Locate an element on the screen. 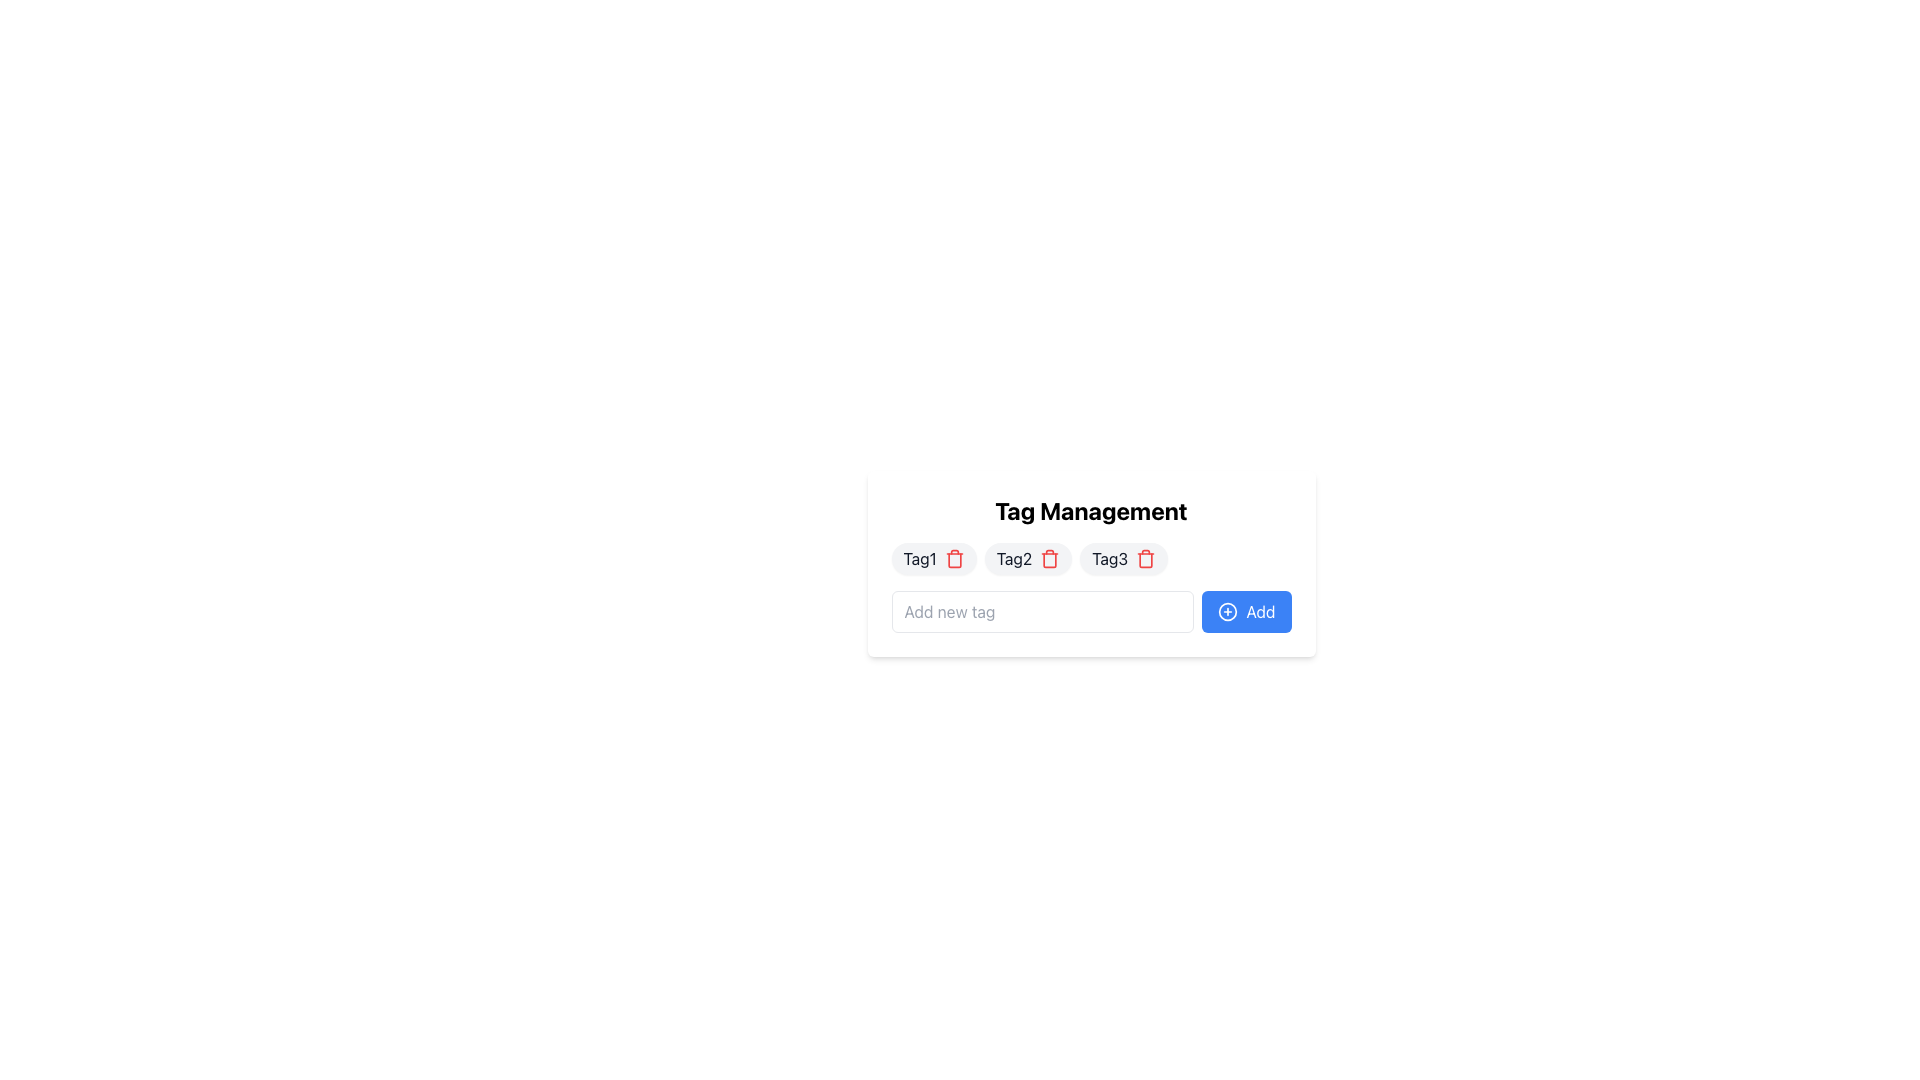 This screenshot has width=1920, height=1080. the first pill-shaped tag labeled 'Tag1' with a delete button, which is positioned under 'Tag Management' is located at coordinates (933, 559).